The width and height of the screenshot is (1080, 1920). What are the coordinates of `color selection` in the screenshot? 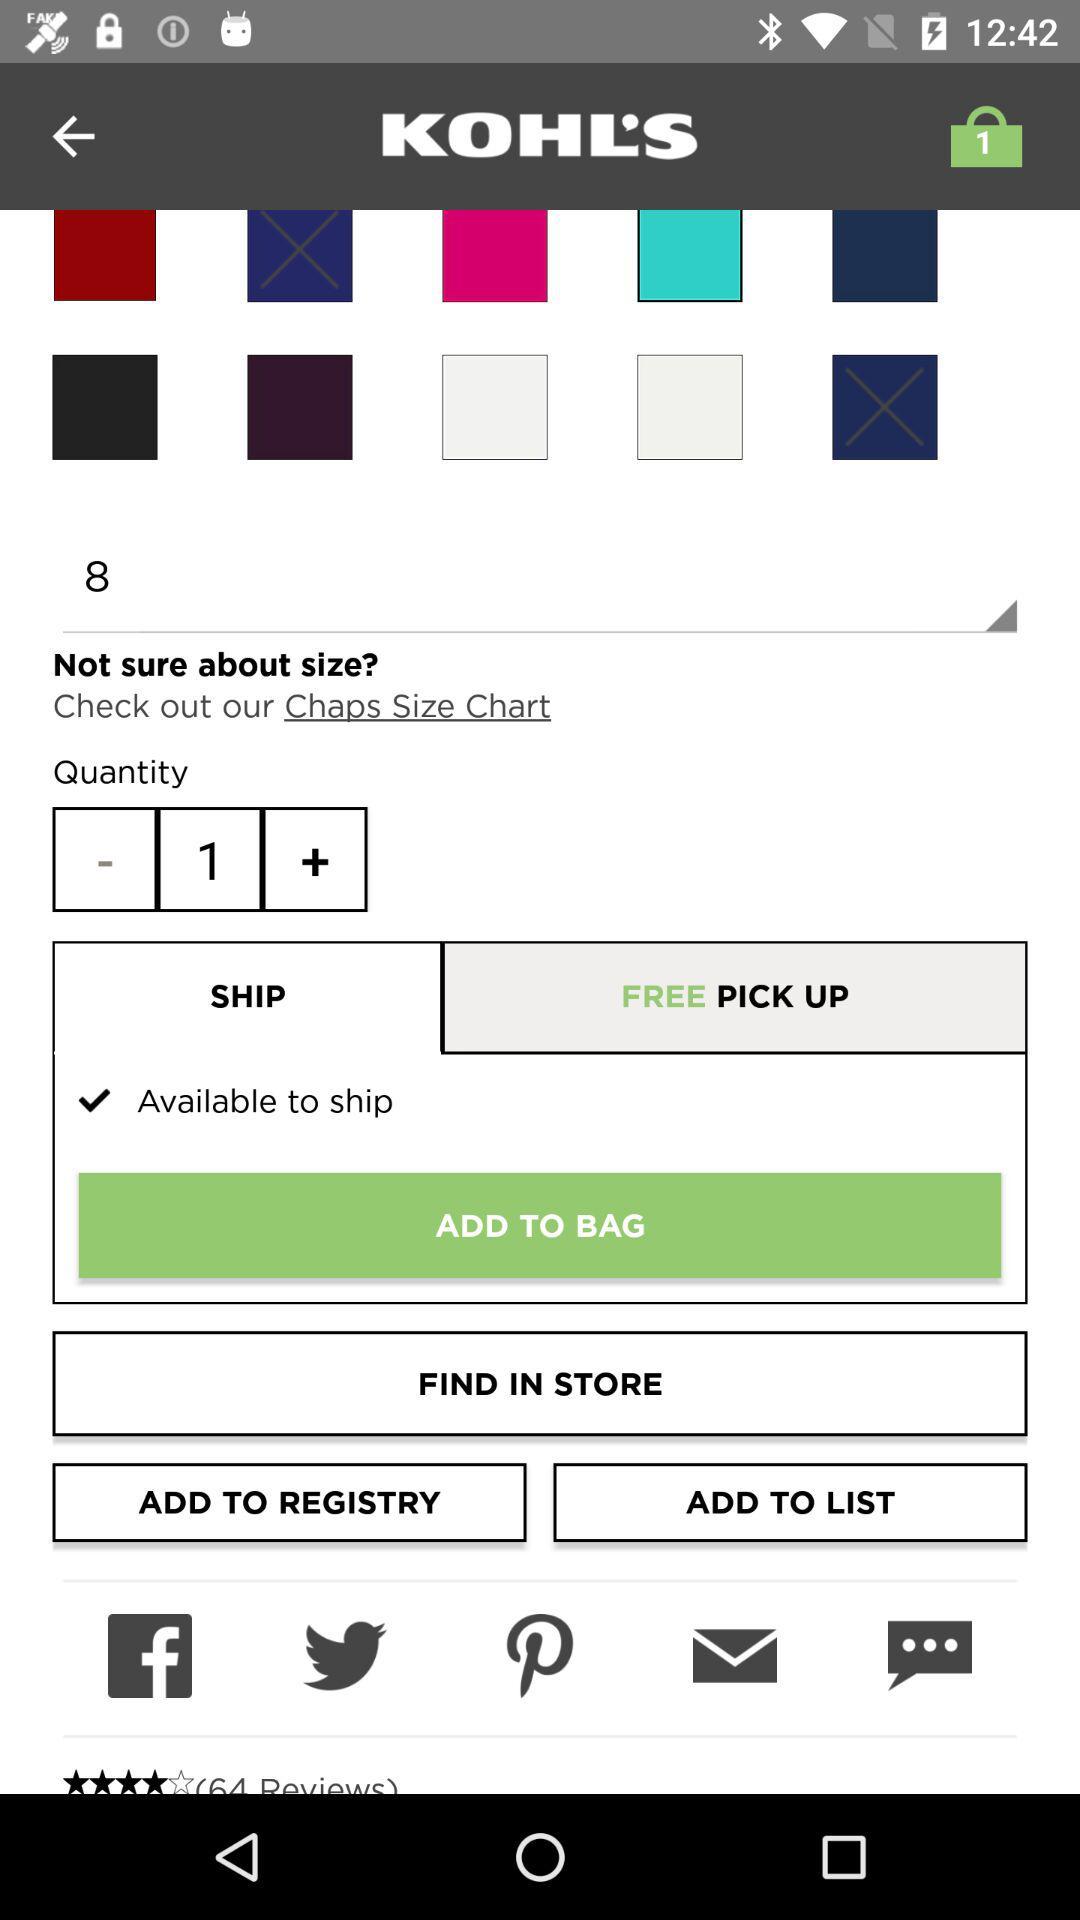 It's located at (300, 406).